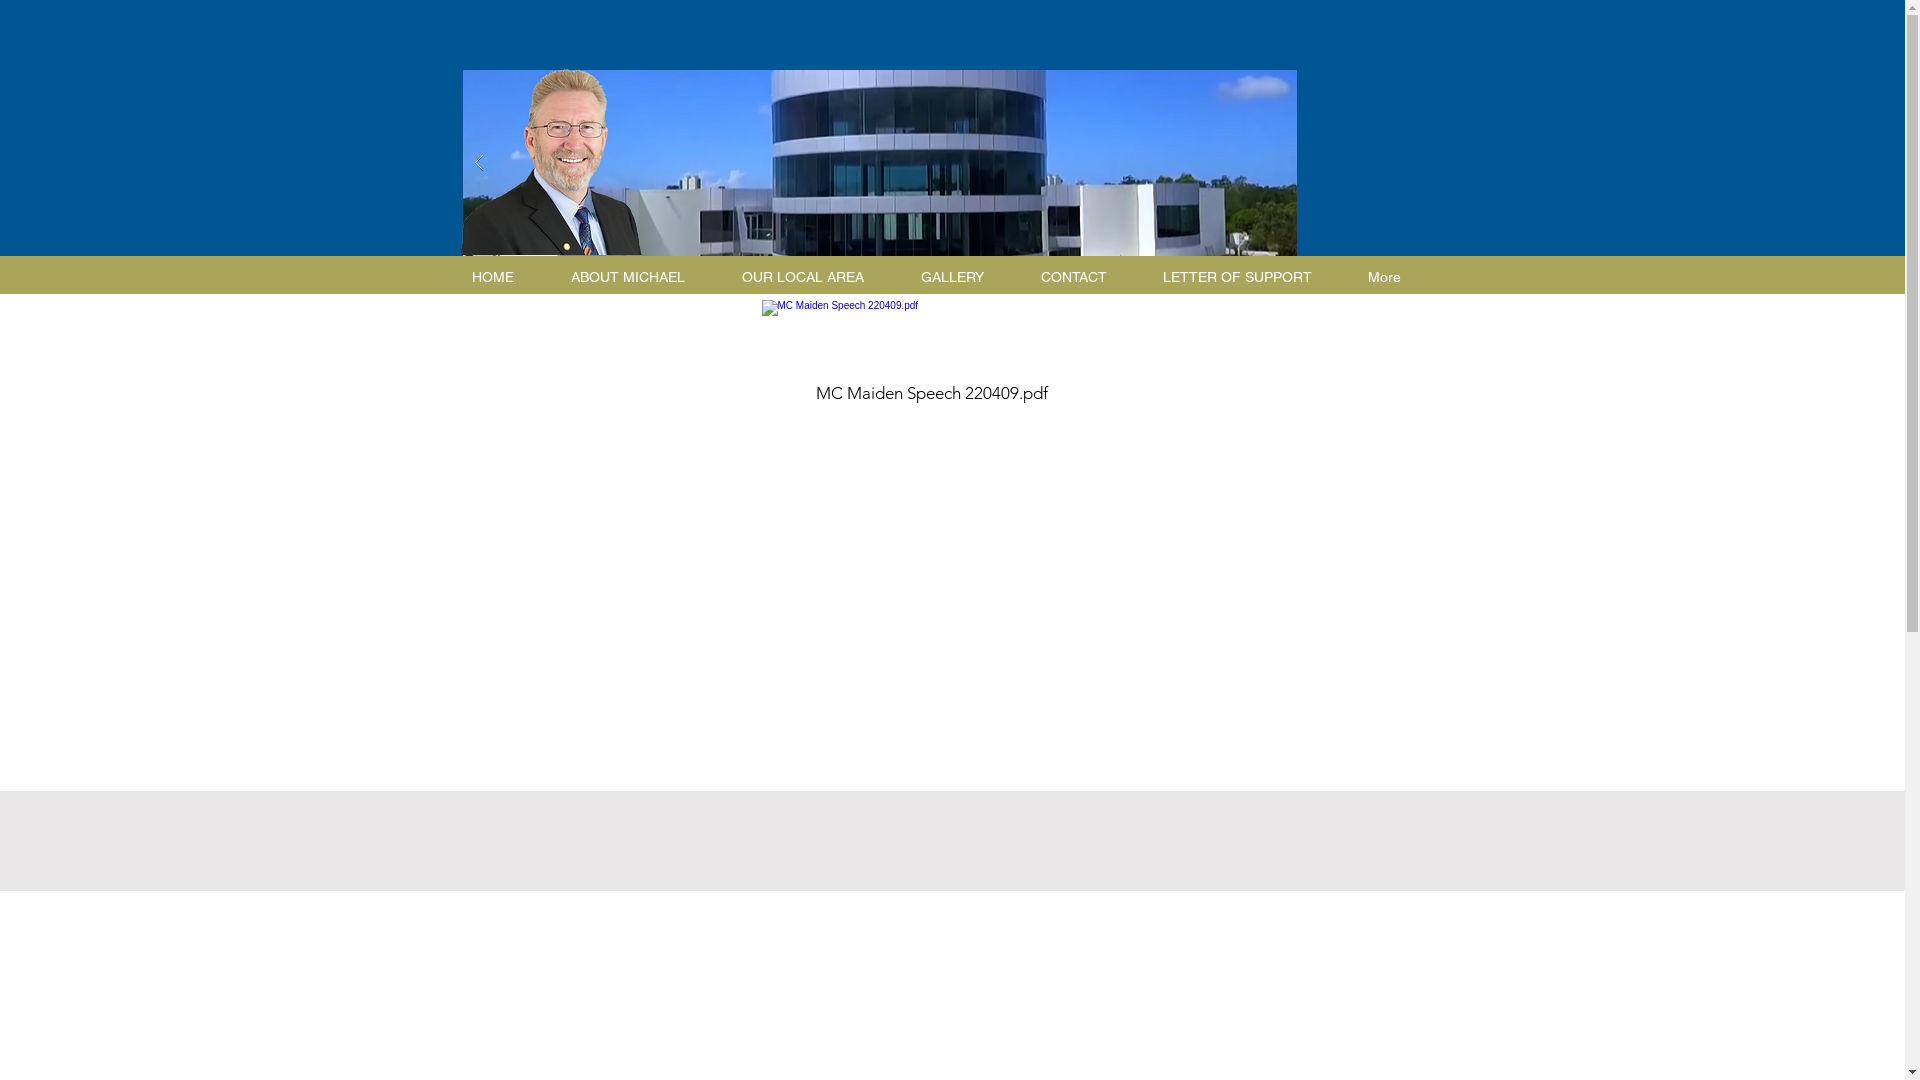 This screenshot has height=1080, width=1920. I want to click on 'HOME', so click(501, 277).